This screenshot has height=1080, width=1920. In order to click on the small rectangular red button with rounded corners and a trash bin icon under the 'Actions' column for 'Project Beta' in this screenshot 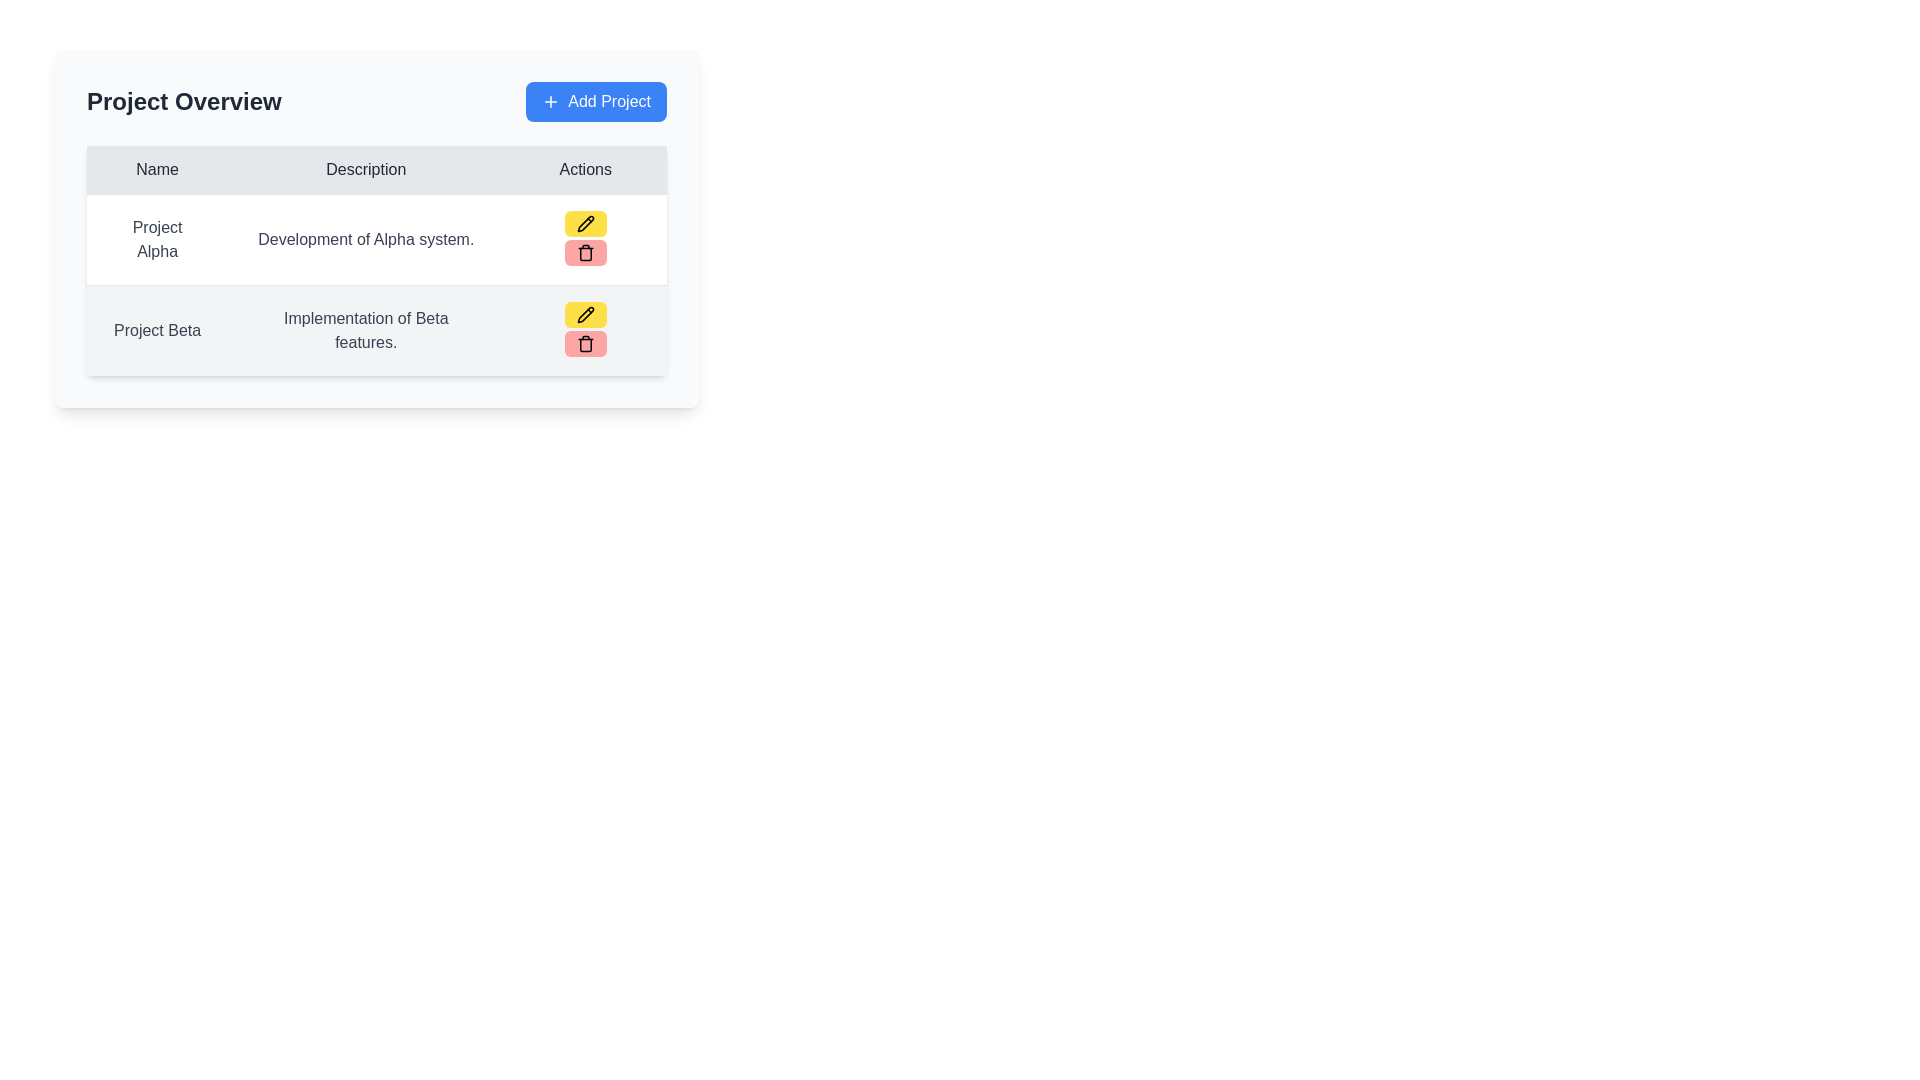, I will do `click(584, 342)`.